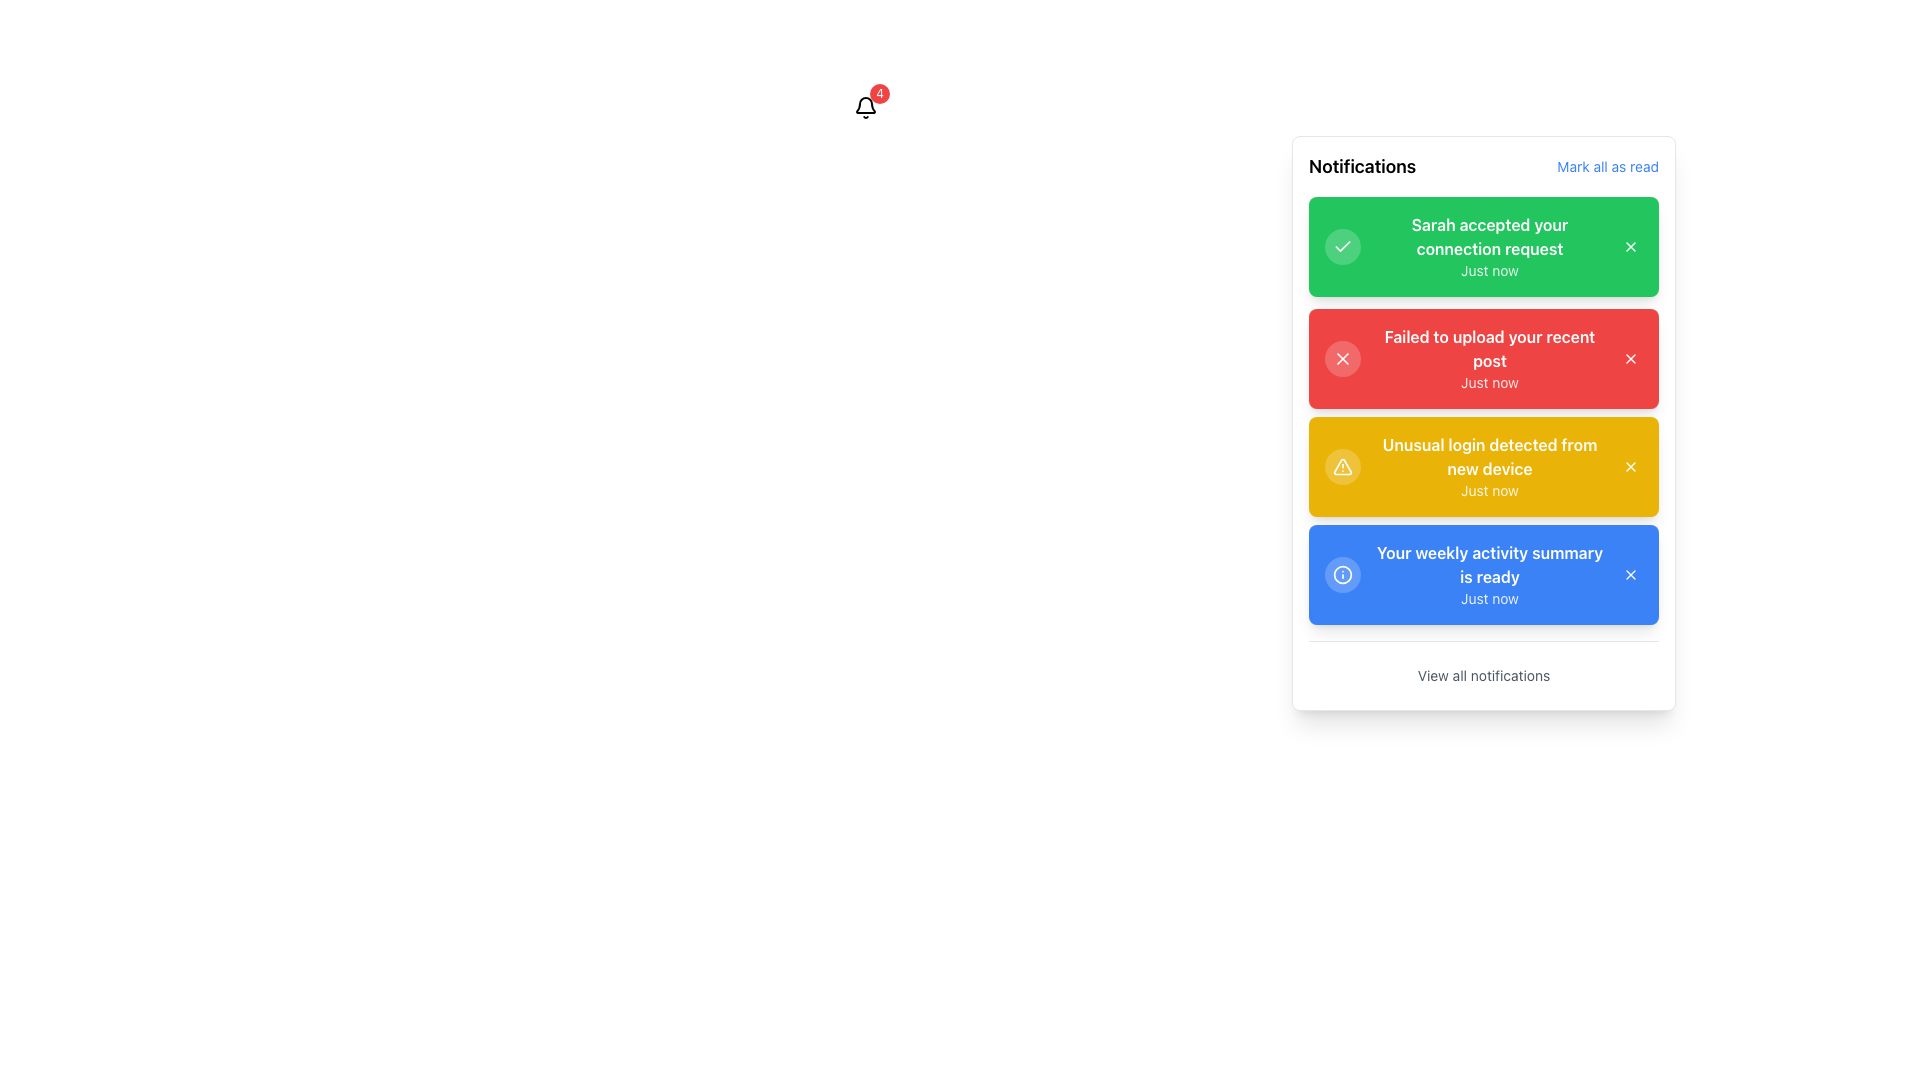  What do you see at coordinates (1608, 165) in the screenshot?
I see `the hyperlink text that allows users to mark all notifications as read, located at the top-right corner of the 'Notifications' section` at bounding box center [1608, 165].